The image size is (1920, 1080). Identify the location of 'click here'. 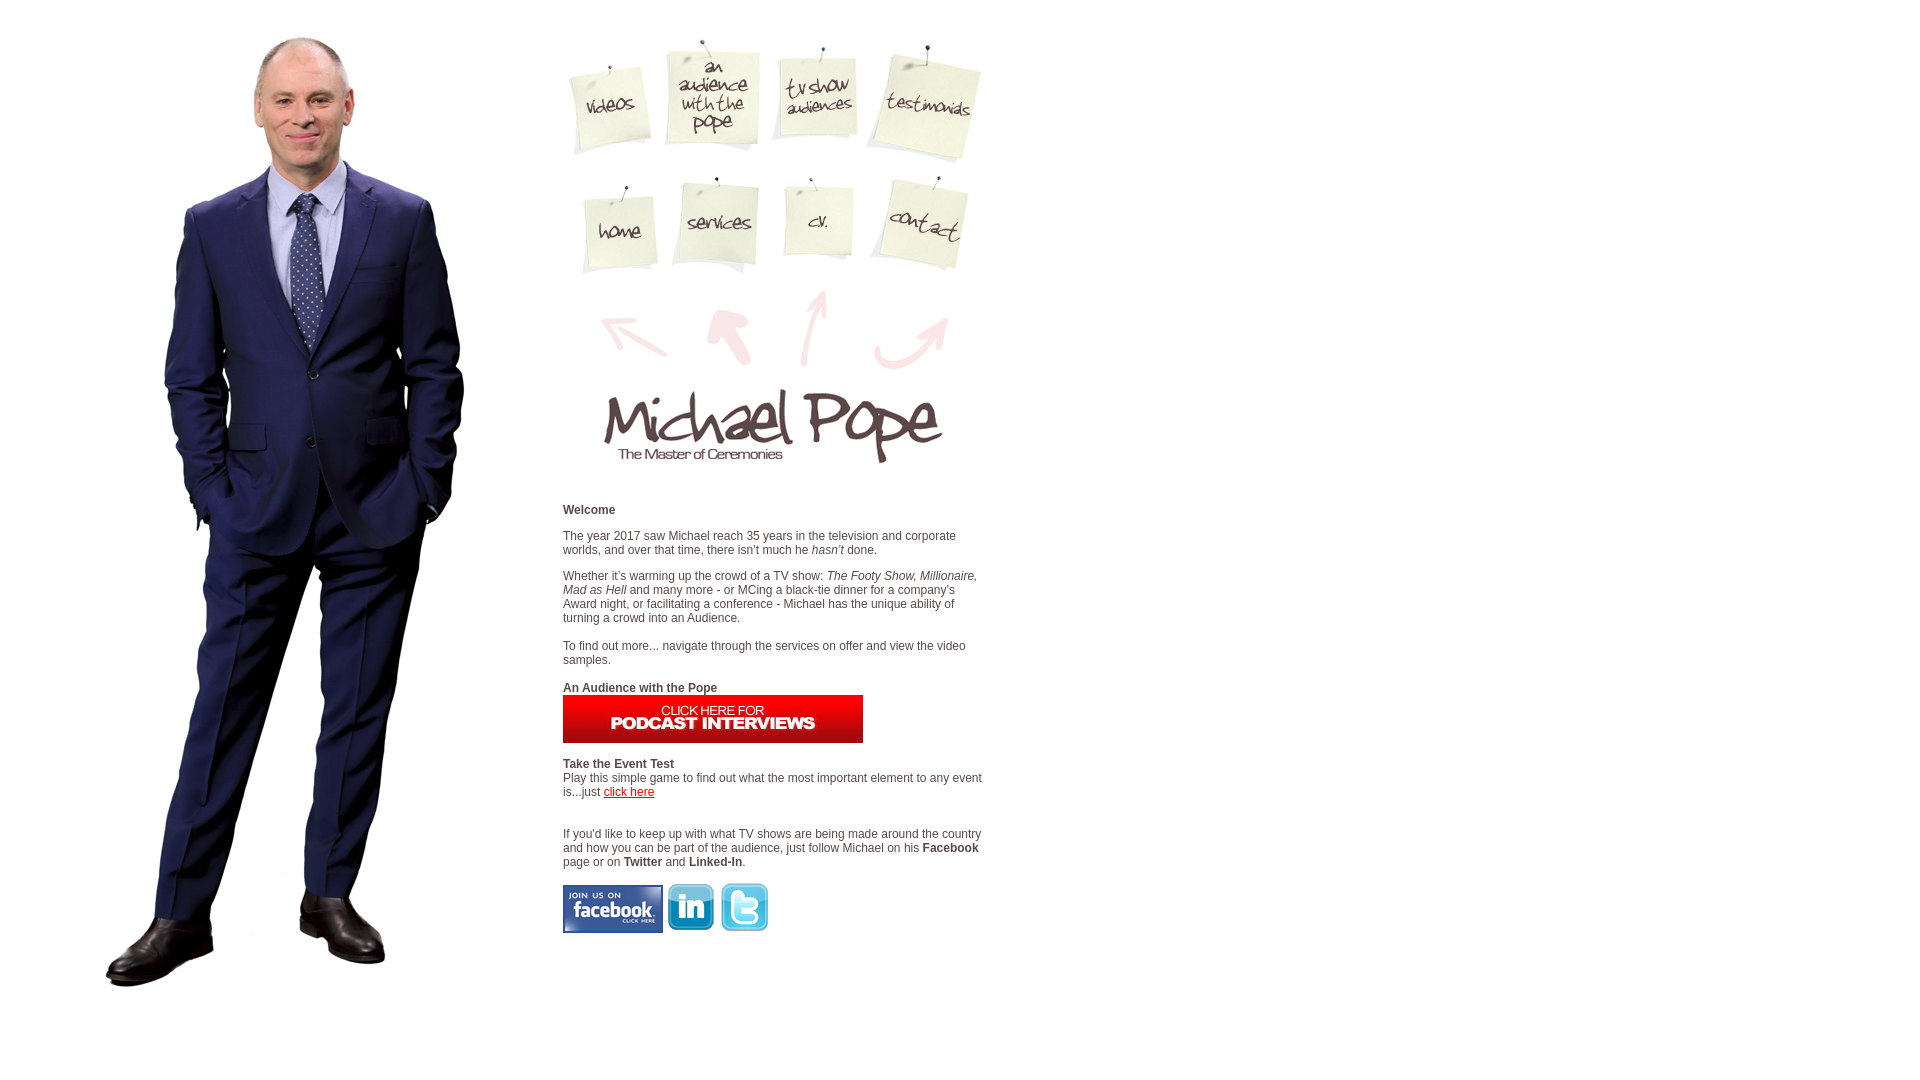
(628, 790).